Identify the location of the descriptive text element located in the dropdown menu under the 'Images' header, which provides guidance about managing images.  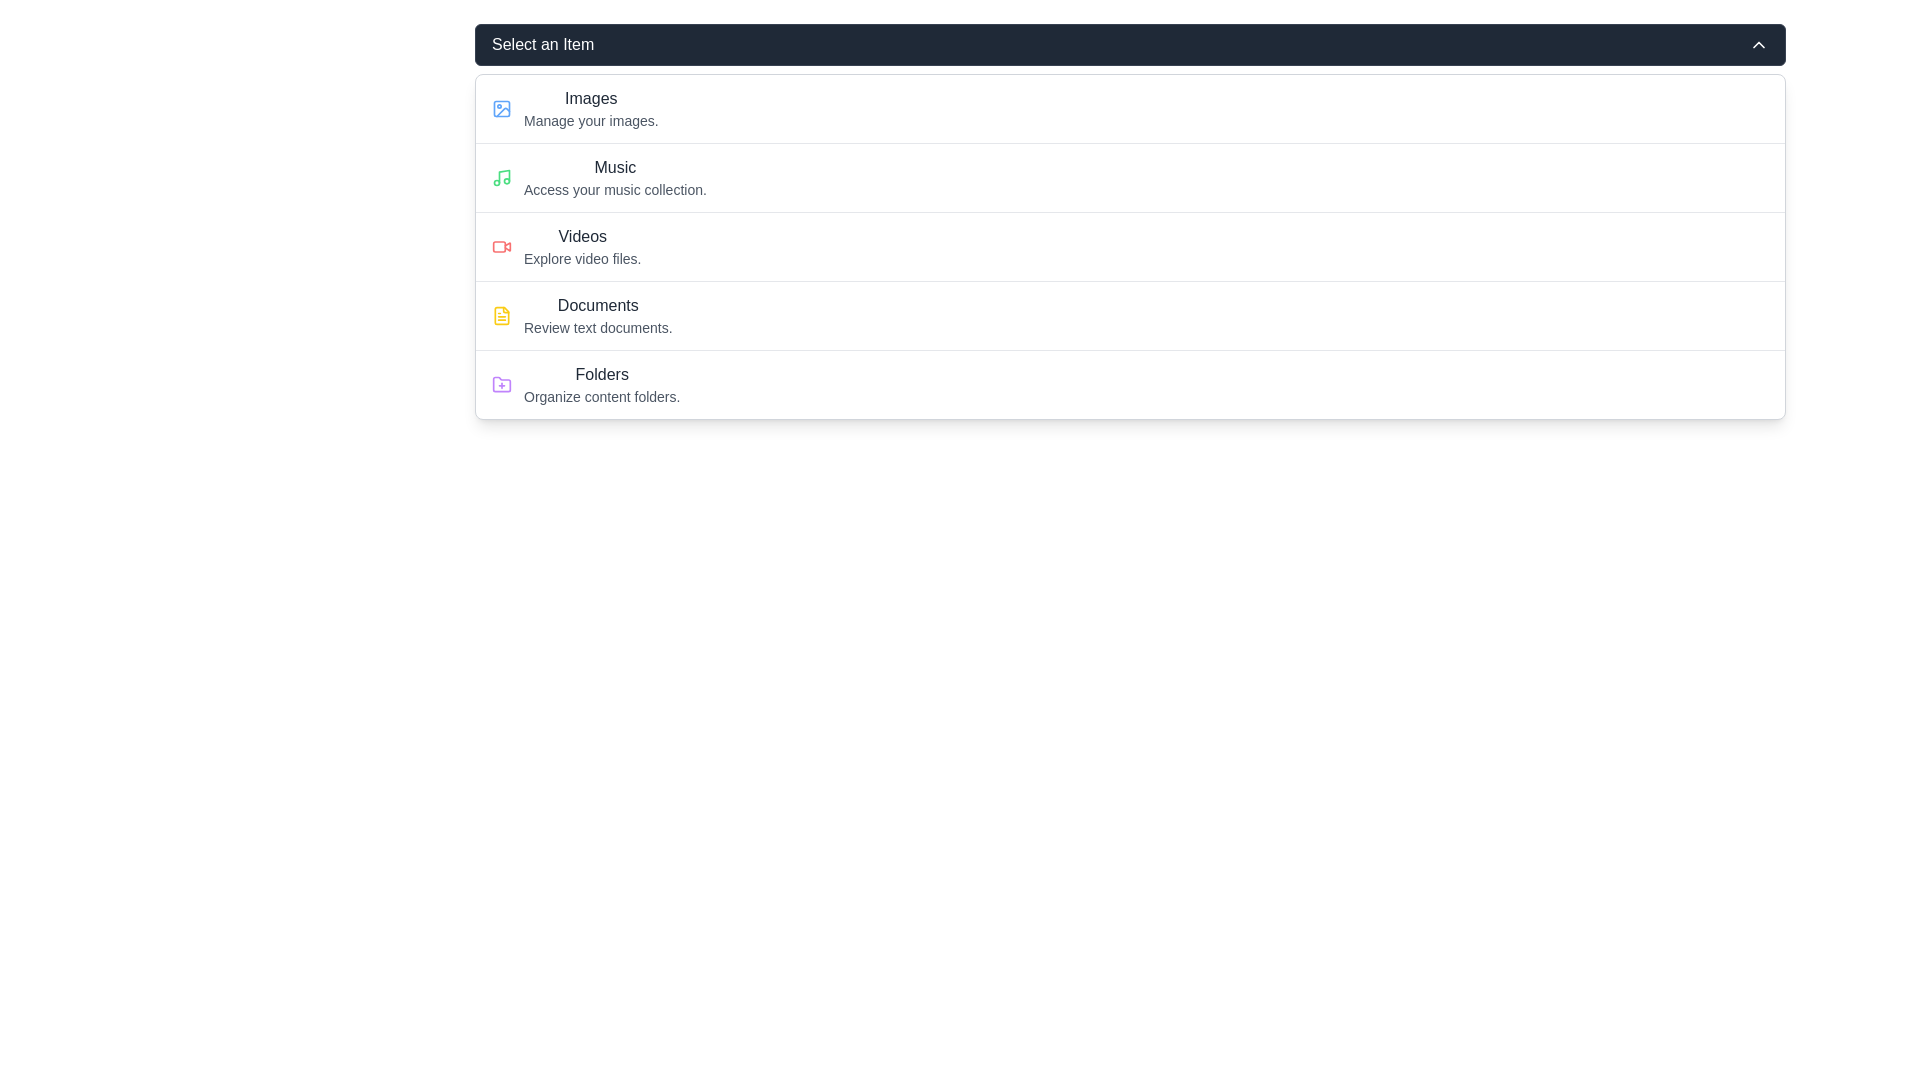
(590, 120).